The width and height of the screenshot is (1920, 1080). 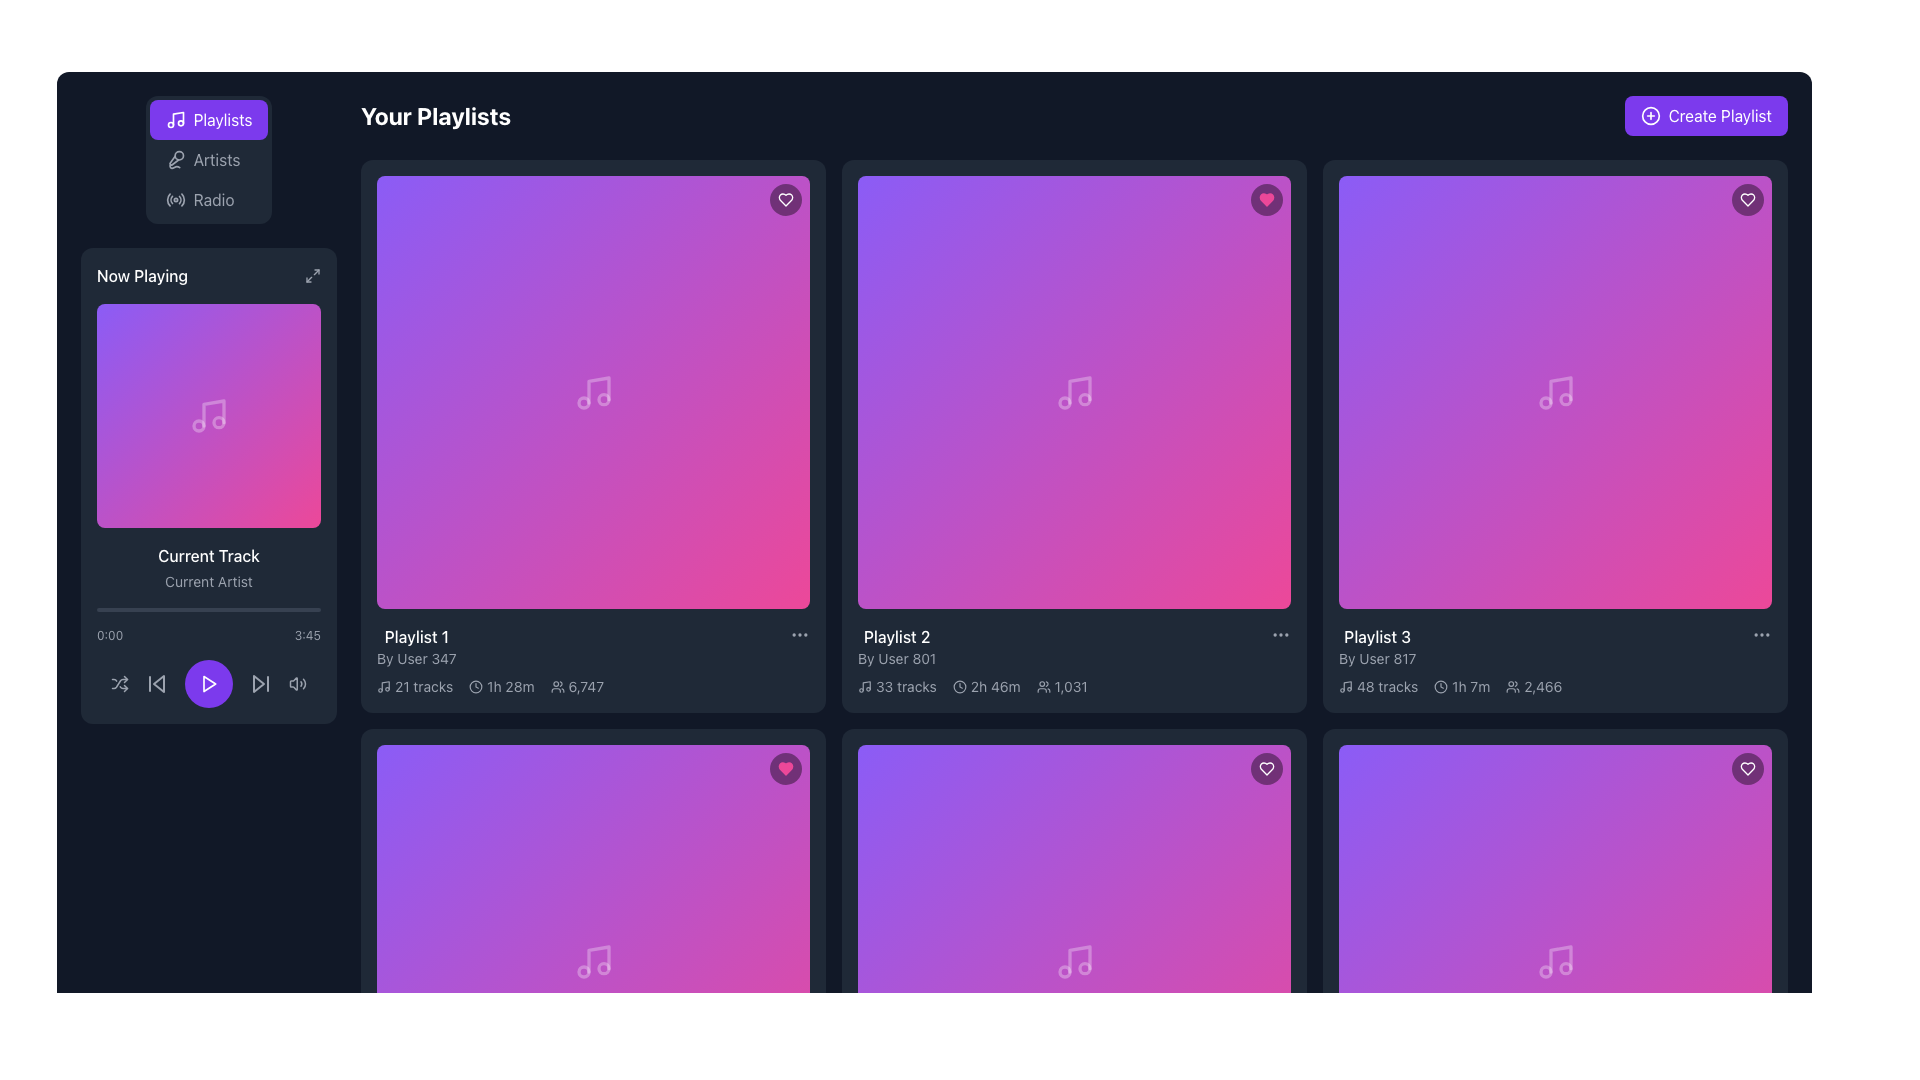 I want to click on the small circular component of the musical note icon located in the fourth card from the top left of the playlist section, so click(x=1564, y=399).